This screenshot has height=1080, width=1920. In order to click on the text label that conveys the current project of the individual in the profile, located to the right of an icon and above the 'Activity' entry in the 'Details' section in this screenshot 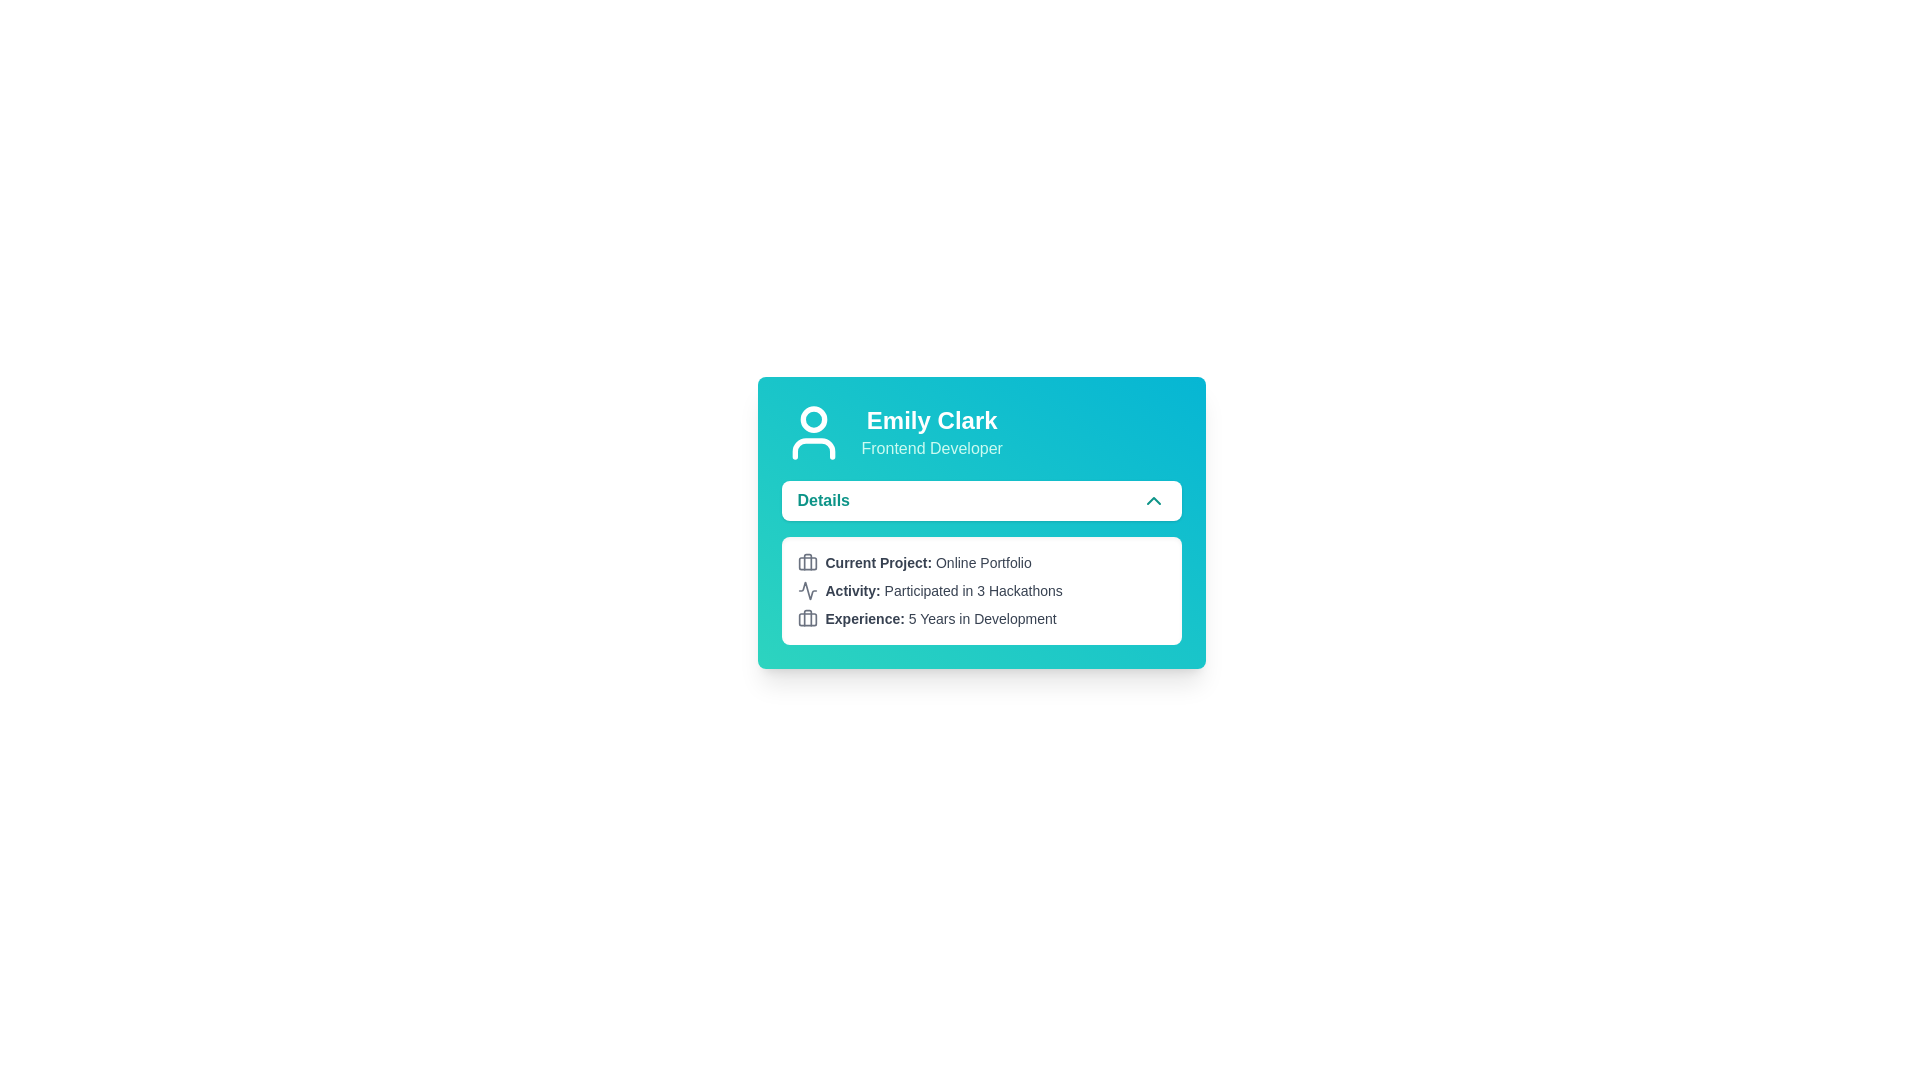, I will do `click(927, 563)`.